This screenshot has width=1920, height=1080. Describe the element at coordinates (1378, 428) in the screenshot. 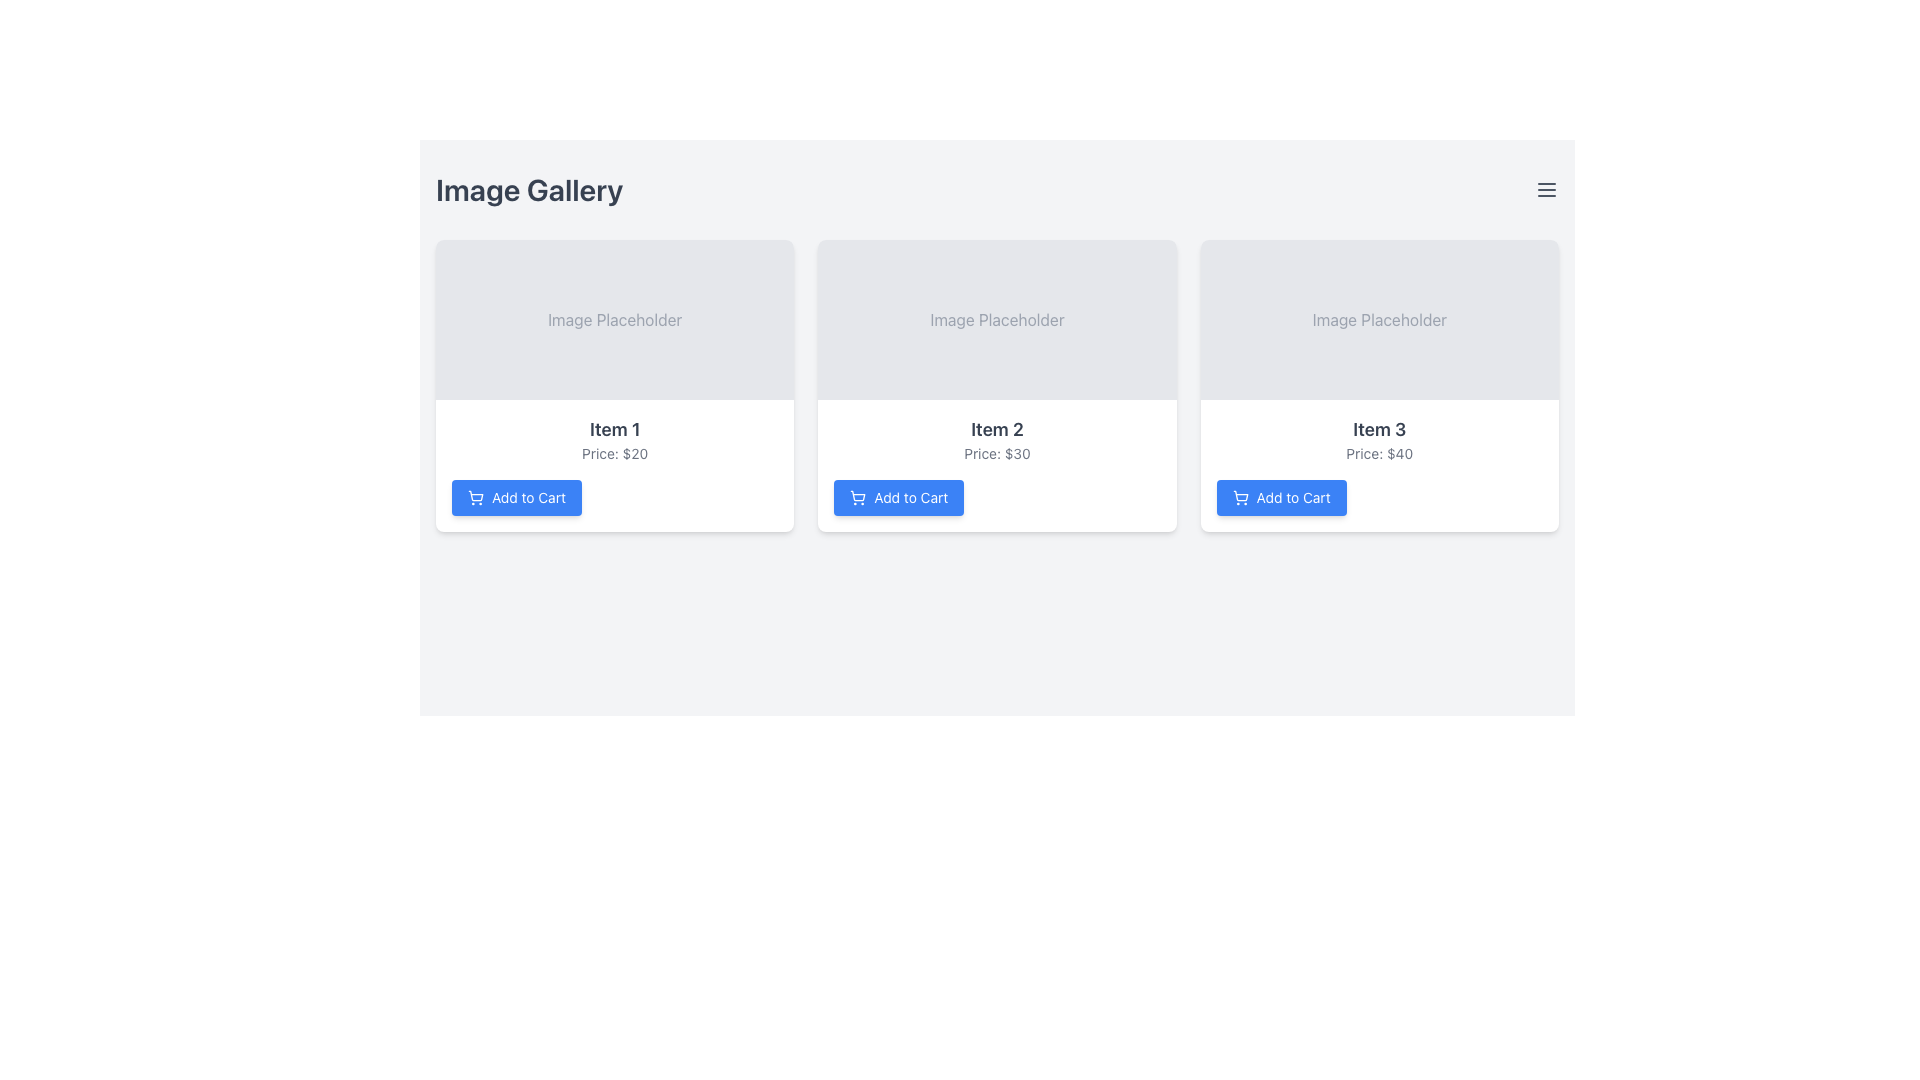

I see `the title text of the third item in the product grid, which is positioned above the price information and the 'Add to Cart' button` at that location.